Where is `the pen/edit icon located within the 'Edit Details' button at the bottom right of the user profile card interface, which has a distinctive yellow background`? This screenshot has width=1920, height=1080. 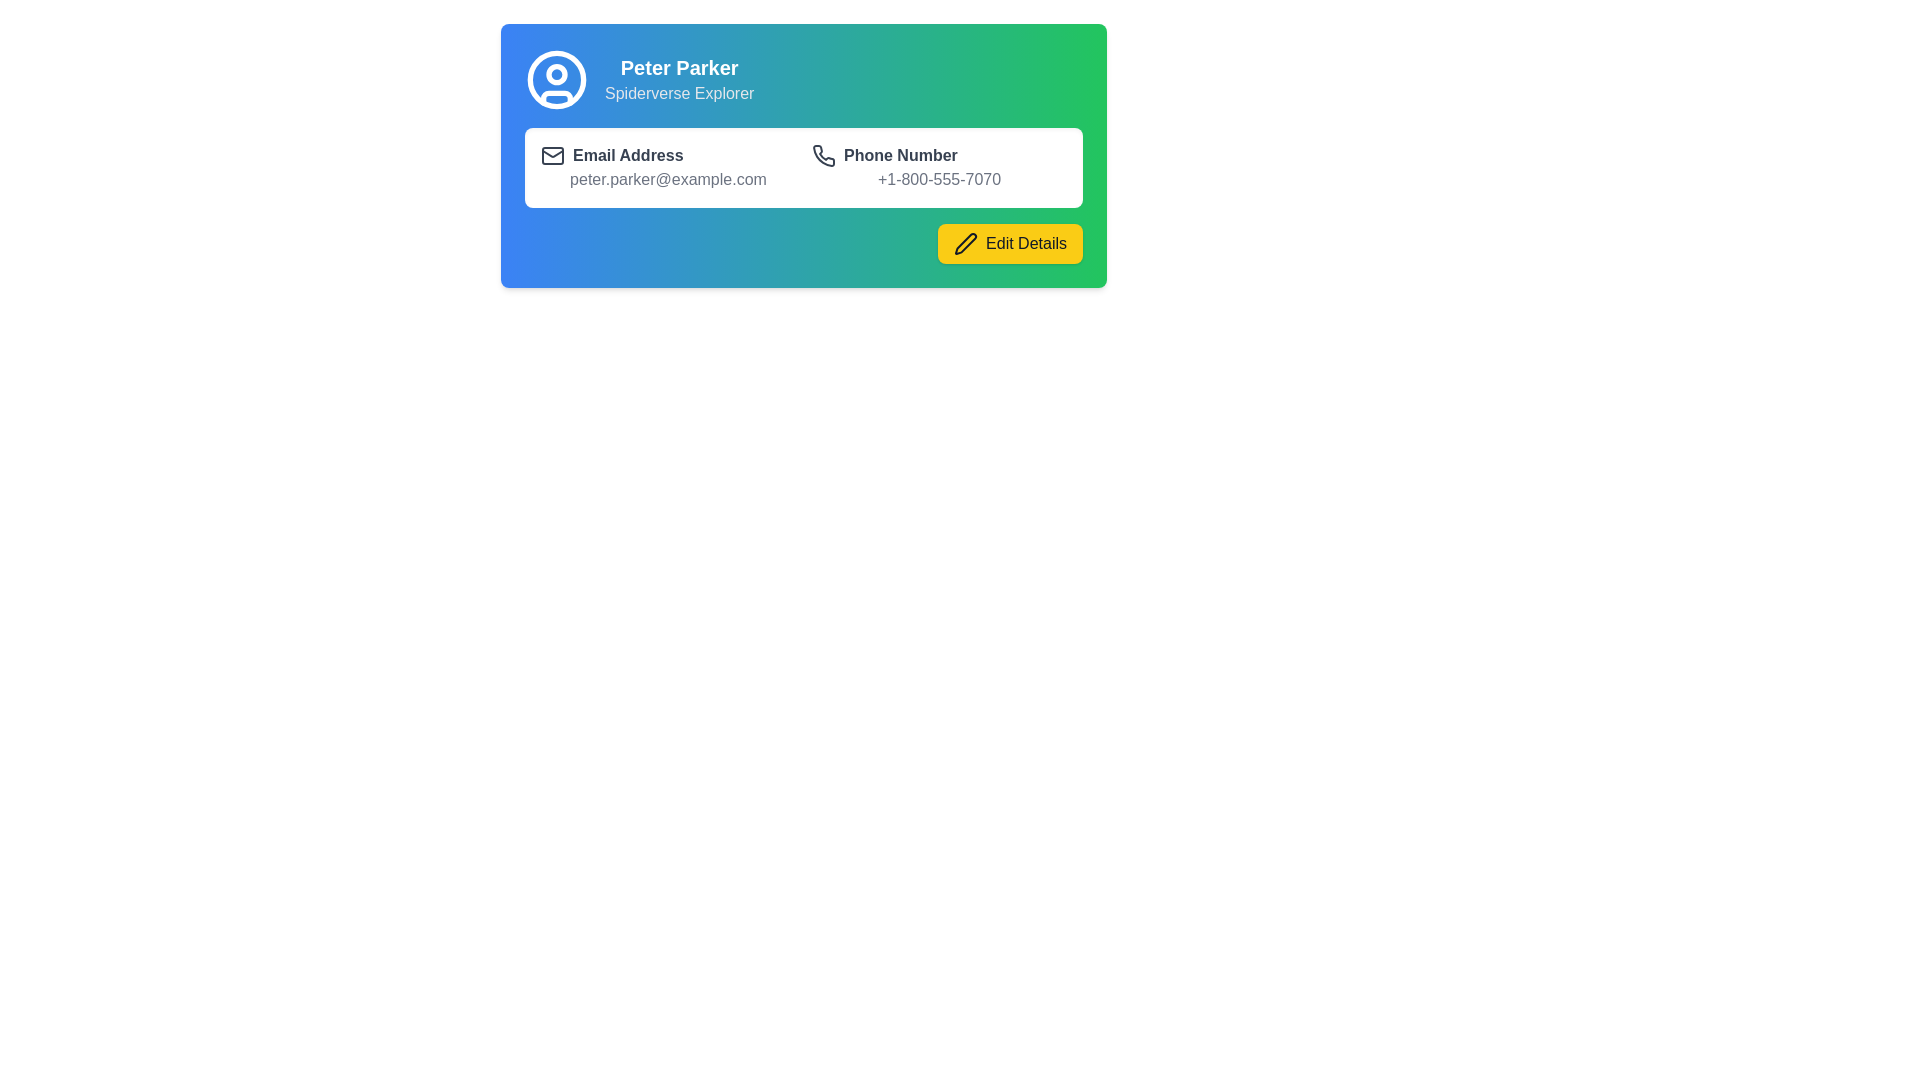
the pen/edit icon located within the 'Edit Details' button at the bottom right of the user profile card interface, which has a distinctive yellow background is located at coordinates (966, 242).